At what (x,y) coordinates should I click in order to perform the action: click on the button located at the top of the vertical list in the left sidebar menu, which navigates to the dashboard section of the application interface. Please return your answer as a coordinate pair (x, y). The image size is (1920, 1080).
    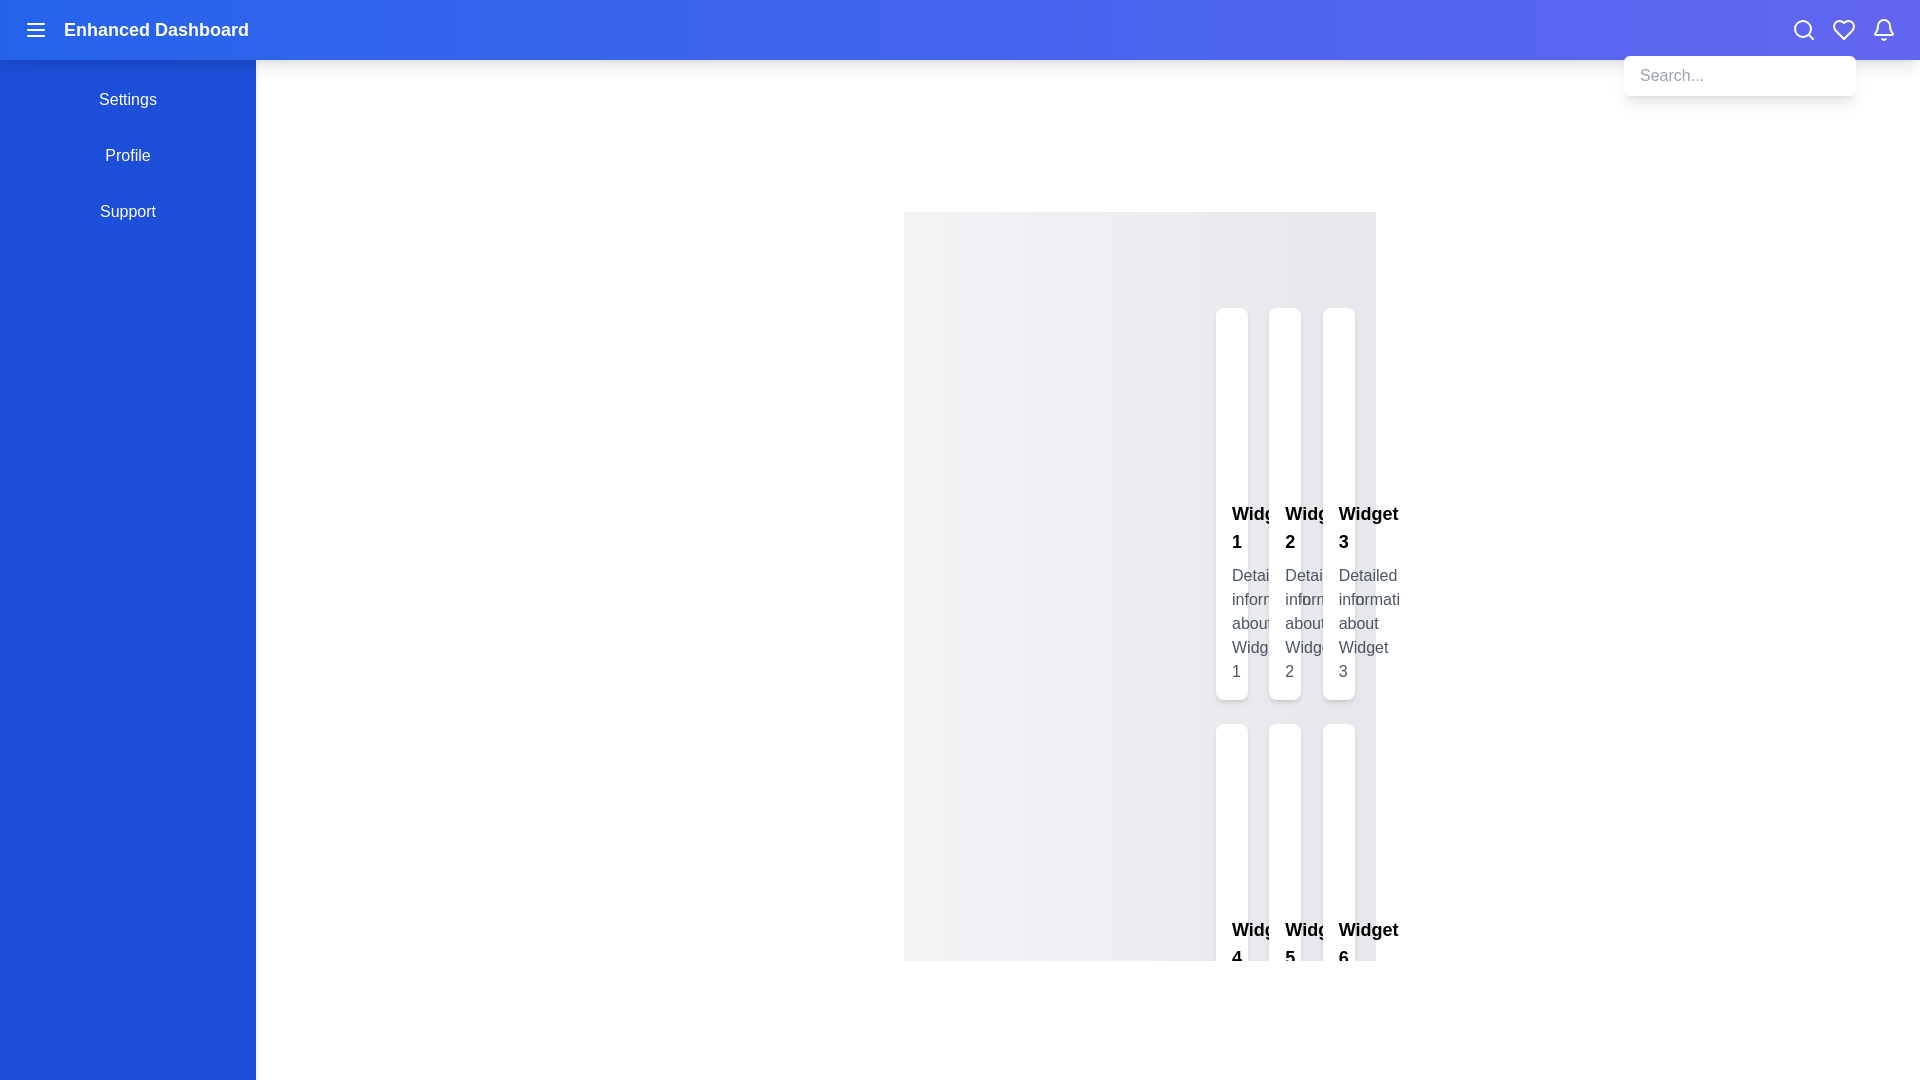
    Looking at the image, I should click on (127, 43).